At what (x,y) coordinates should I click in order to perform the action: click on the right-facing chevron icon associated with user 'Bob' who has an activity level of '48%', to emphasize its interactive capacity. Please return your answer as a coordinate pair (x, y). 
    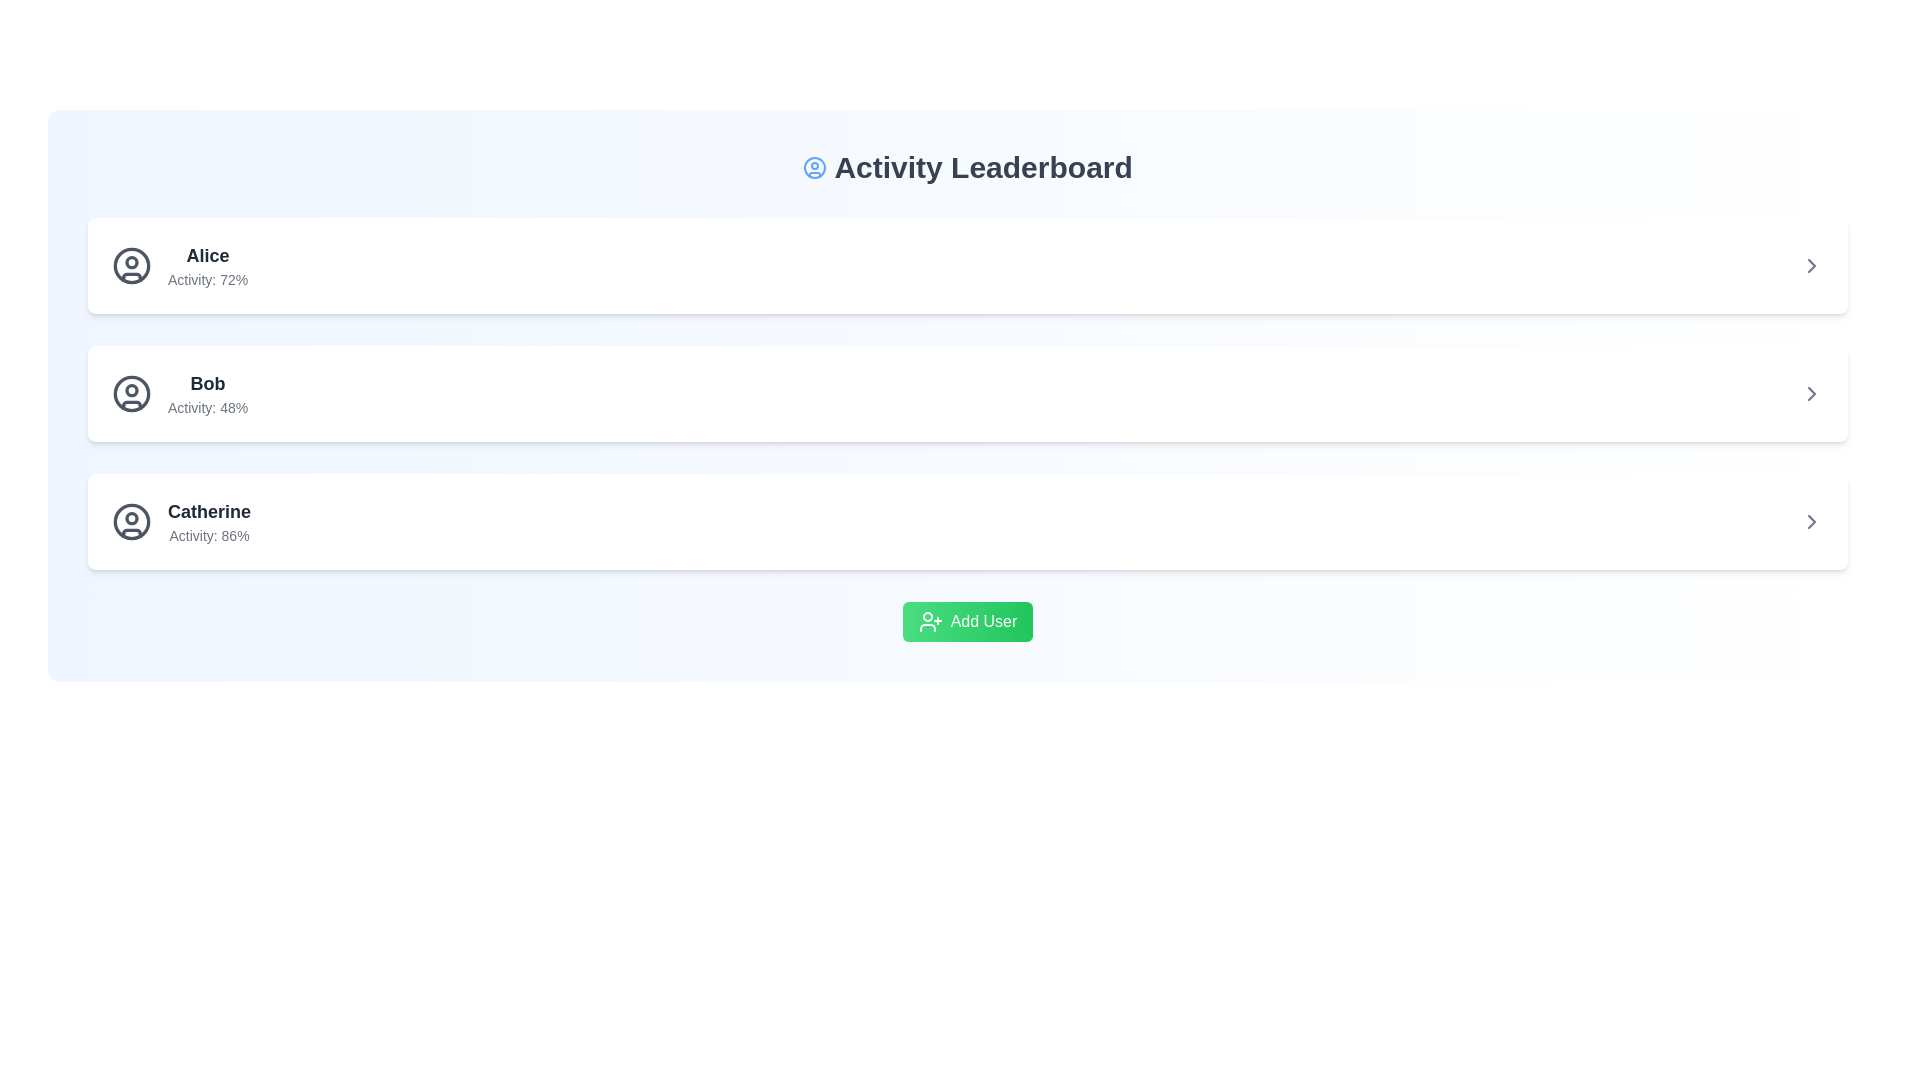
    Looking at the image, I should click on (1811, 393).